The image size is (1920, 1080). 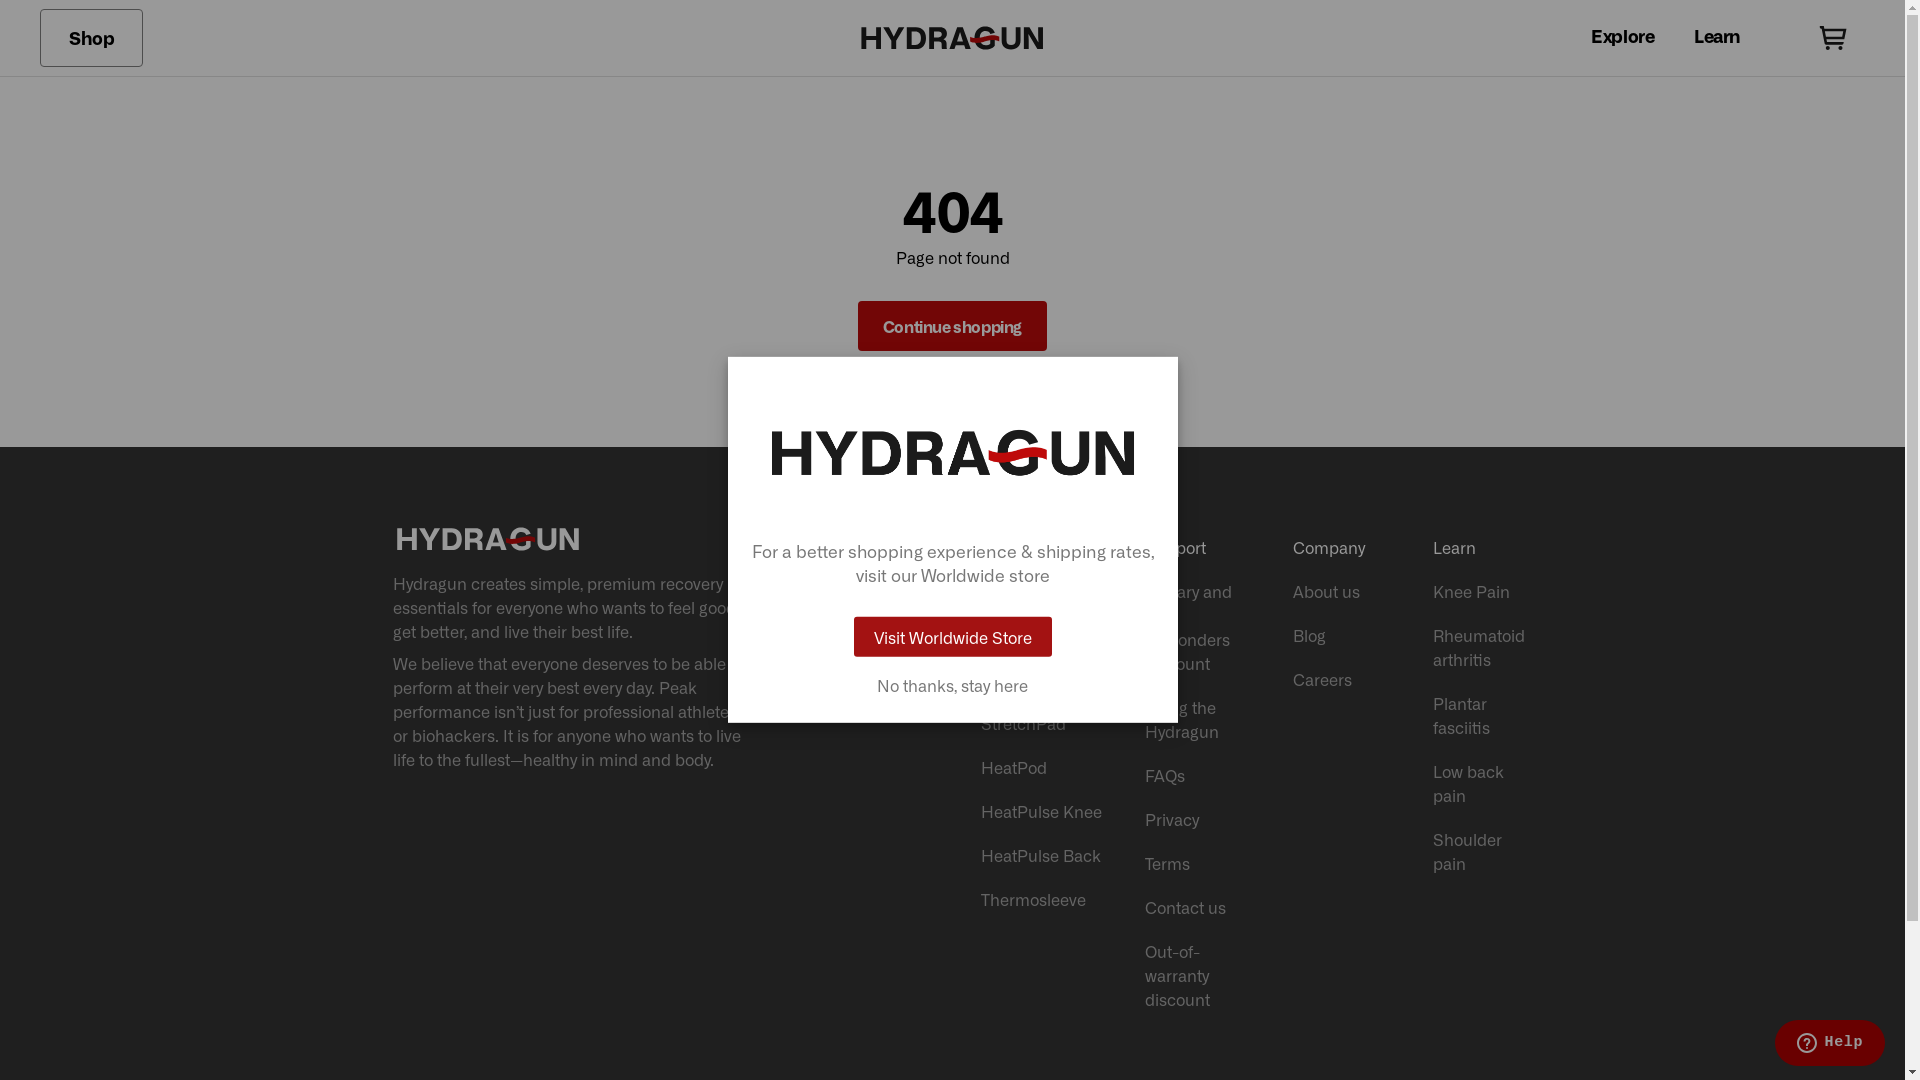 What do you see at coordinates (1482, 647) in the screenshot?
I see `'Rheumatoid arthritis'` at bounding box center [1482, 647].